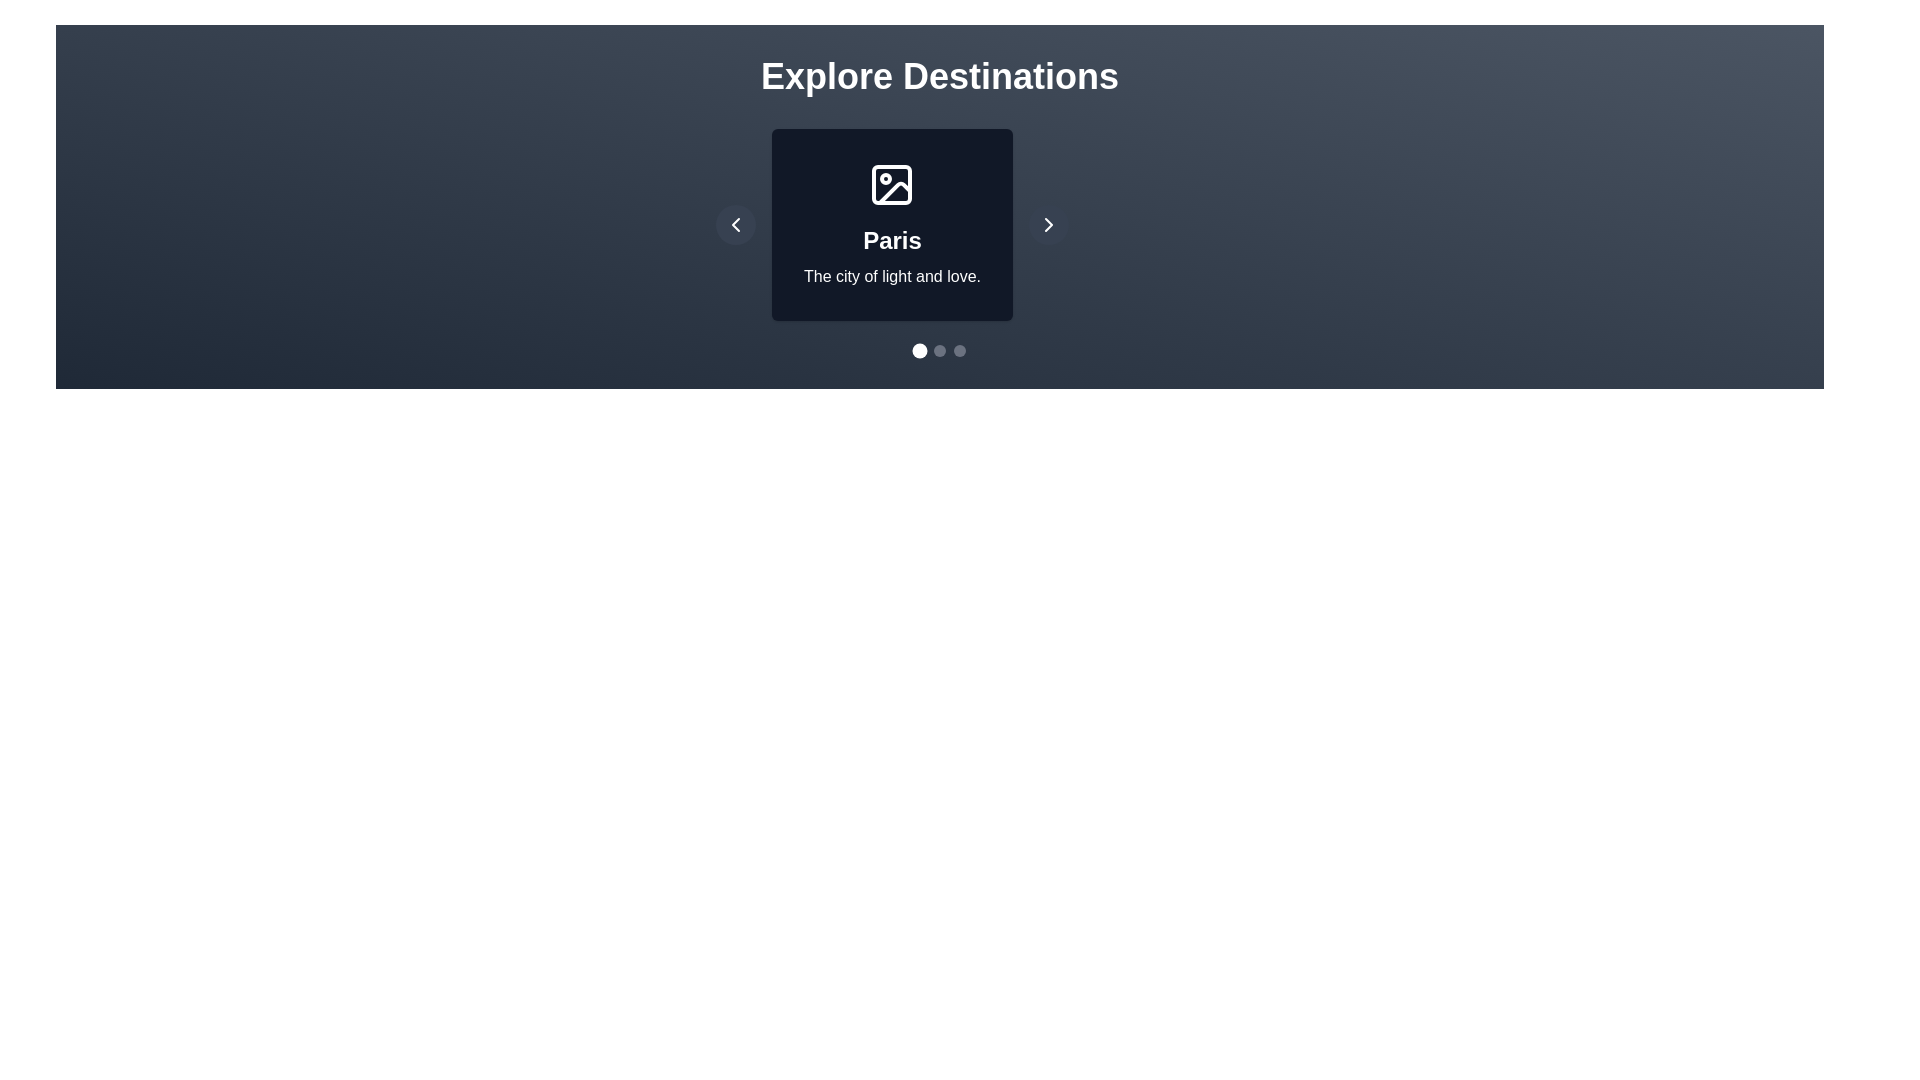  Describe the element at coordinates (939, 350) in the screenshot. I see `the dot corresponding to destination 1` at that location.